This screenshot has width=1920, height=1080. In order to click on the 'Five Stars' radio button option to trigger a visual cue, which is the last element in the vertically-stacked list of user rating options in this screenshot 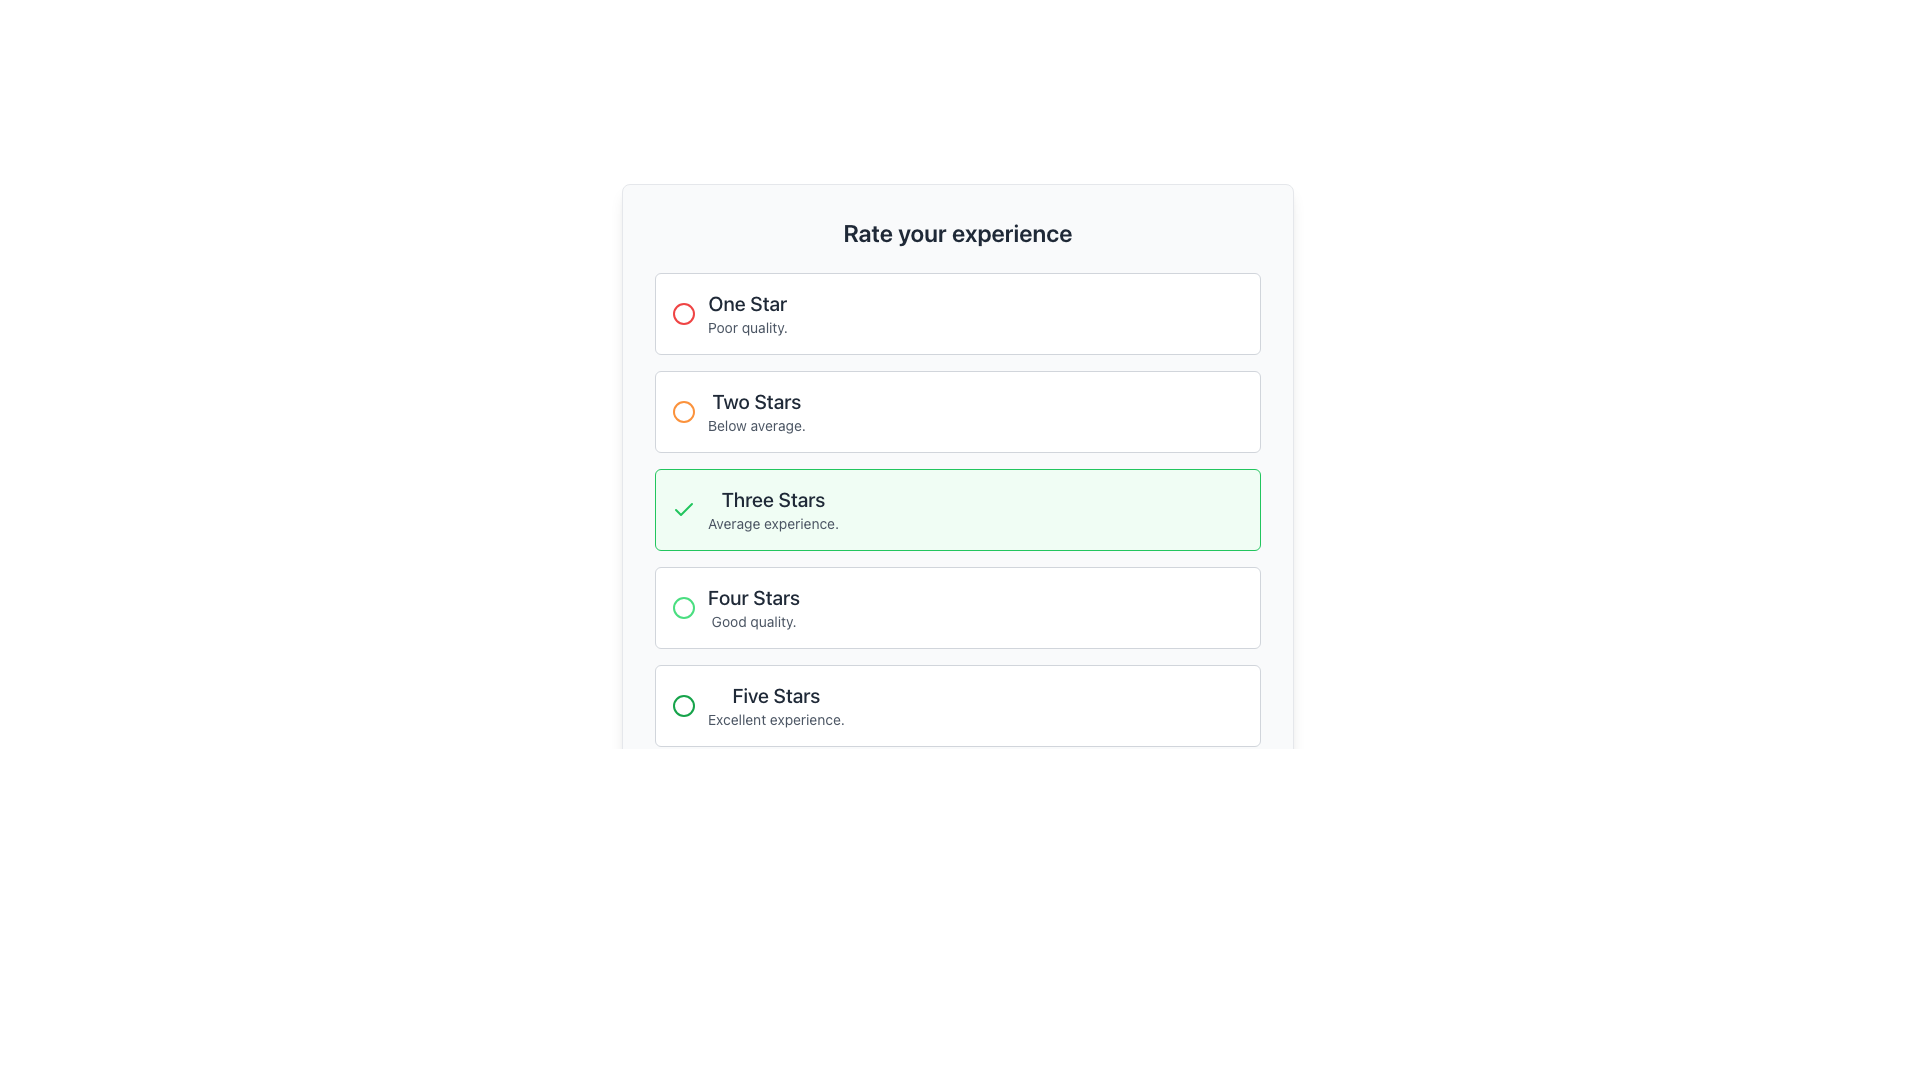, I will do `click(957, 704)`.